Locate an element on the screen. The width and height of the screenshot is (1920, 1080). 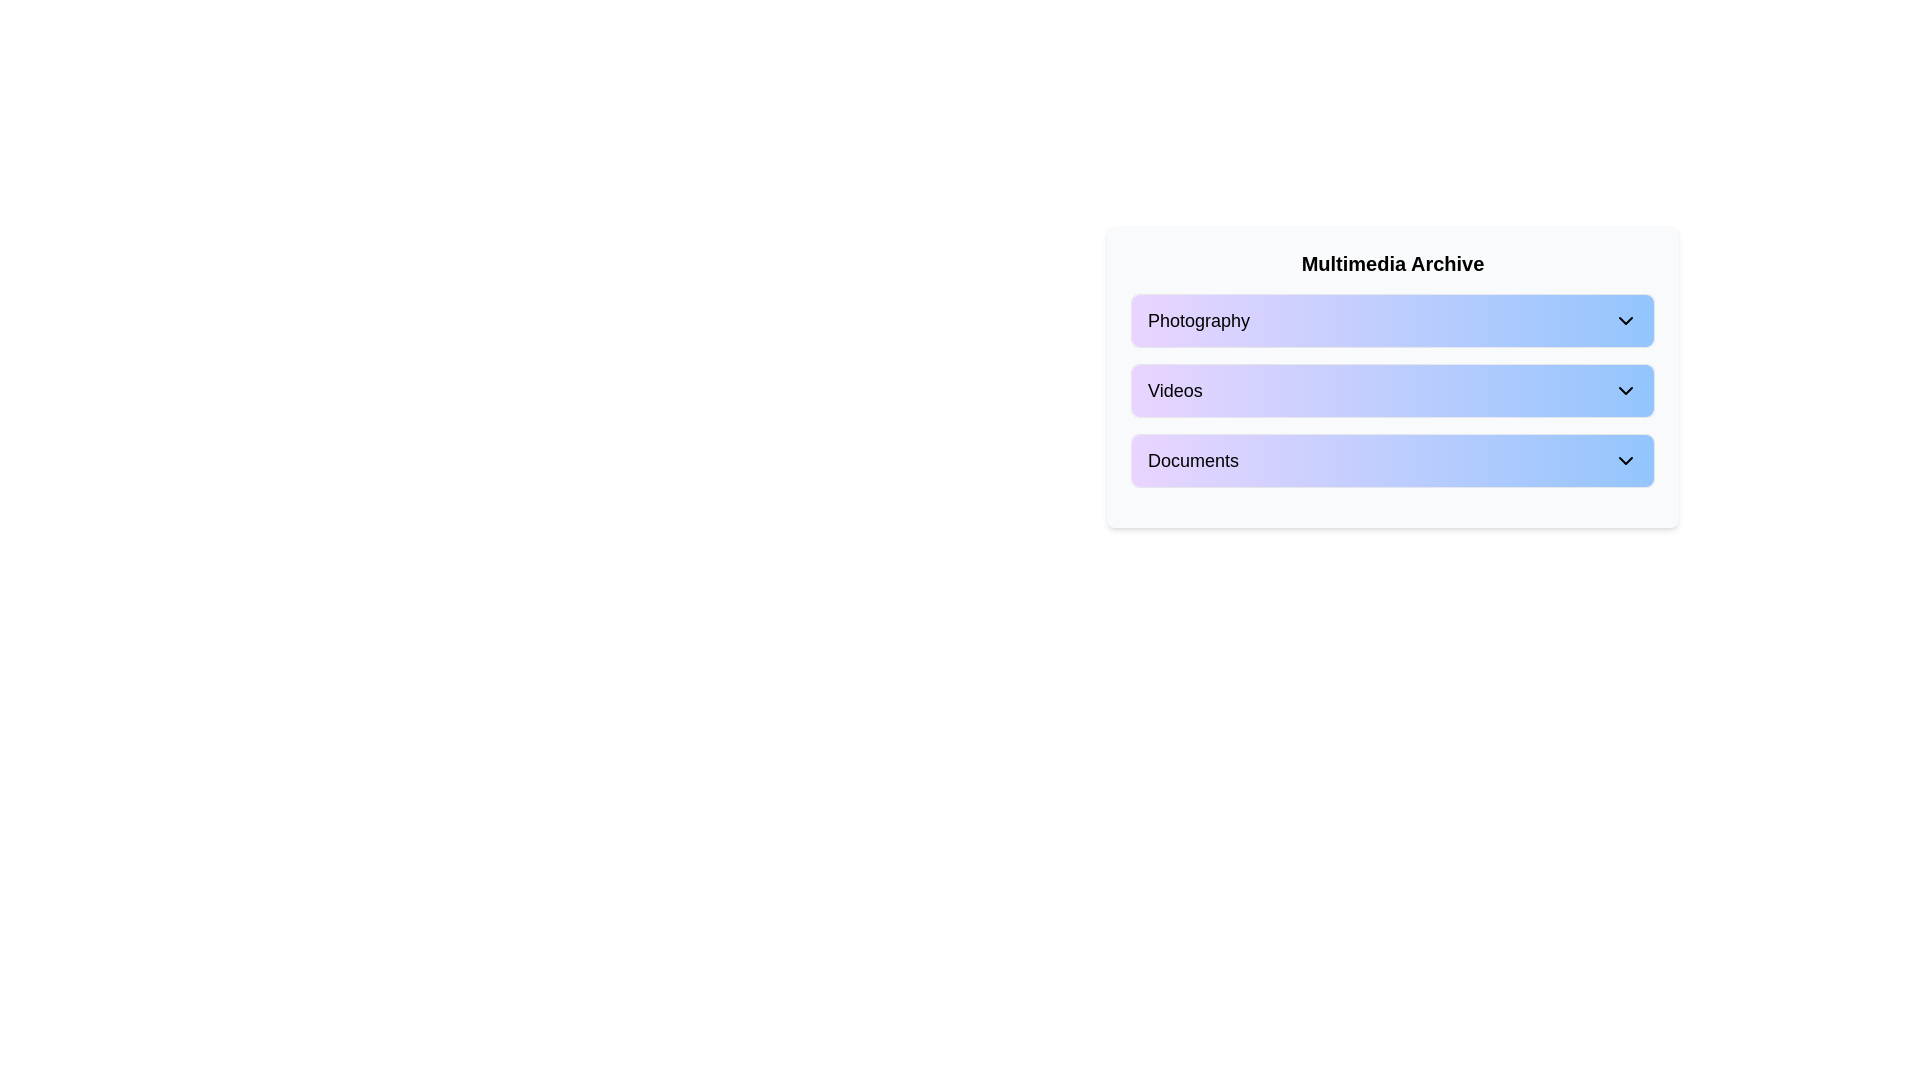
the dropdown indicator icon at the far-right end of the 'Videos' button is located at coordinates (1626, 390).